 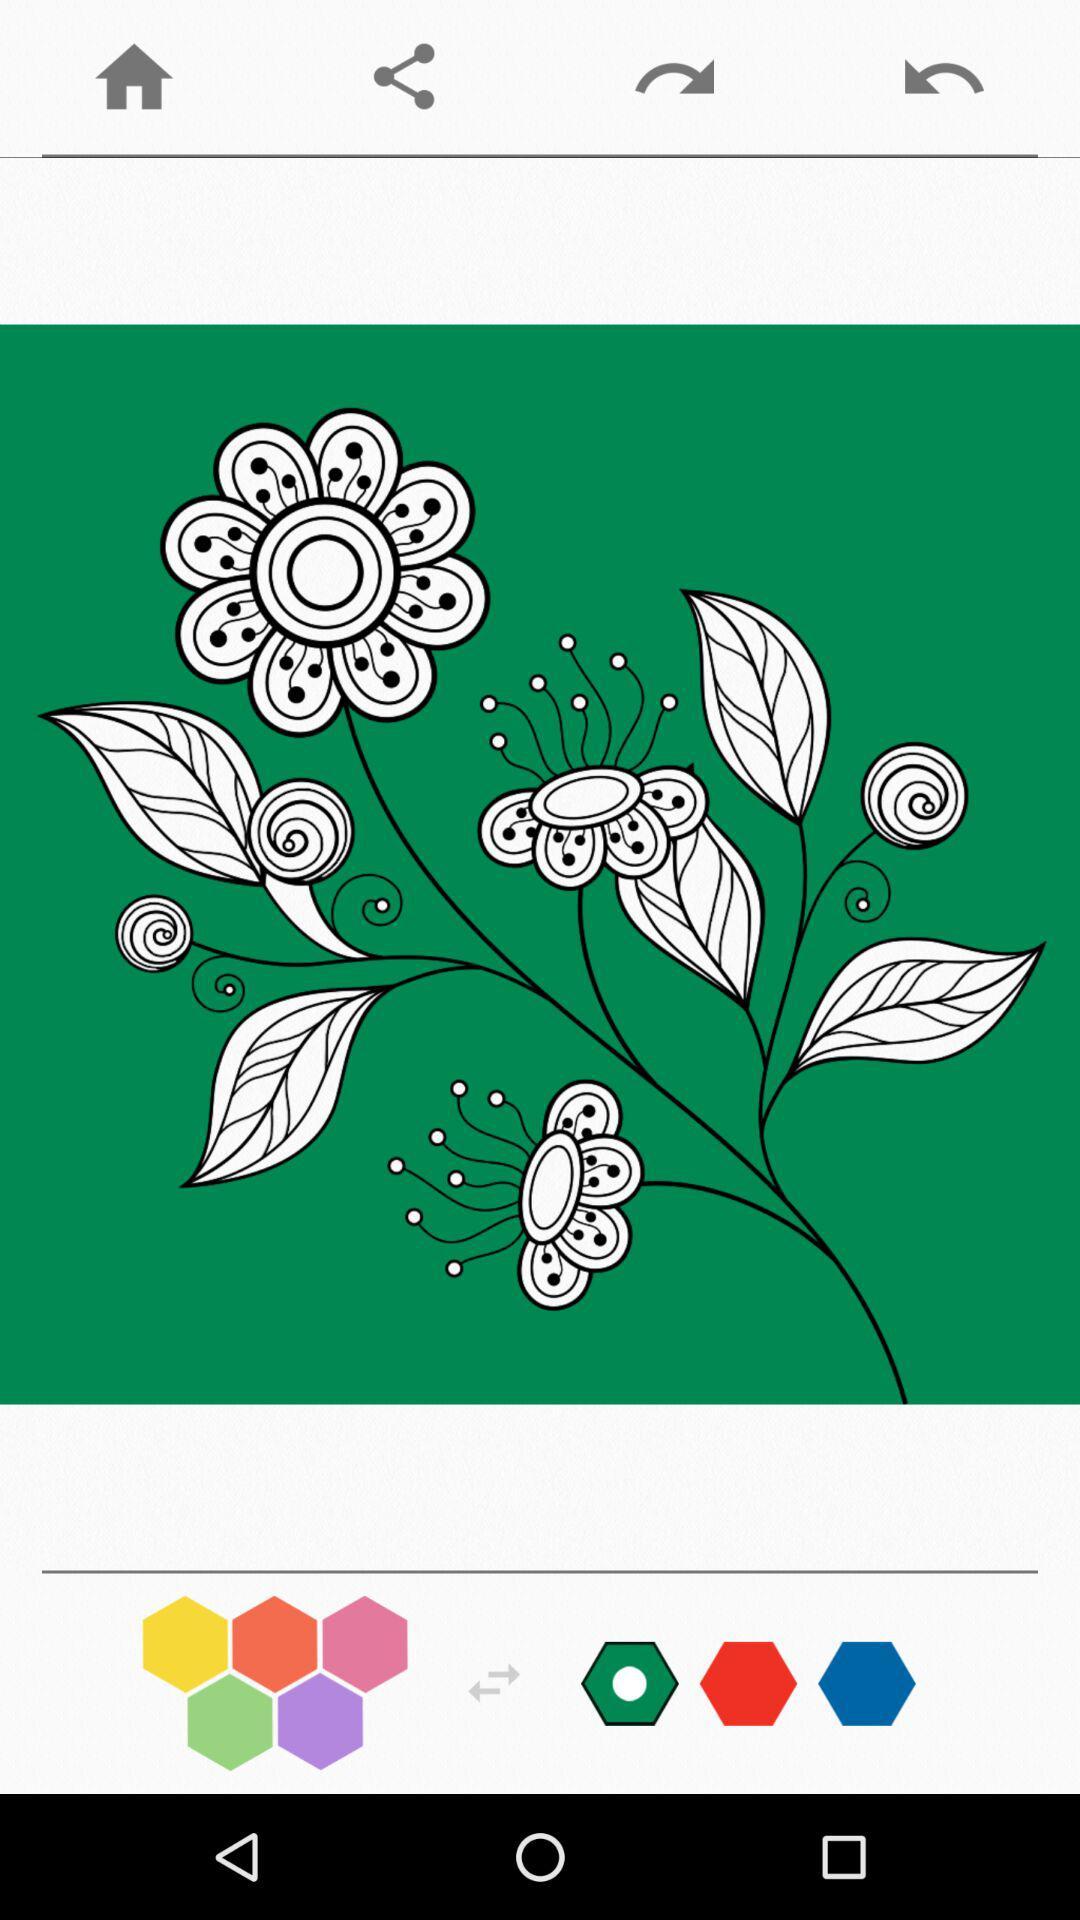 I want to click on next move, so click(x=494, y=1682).